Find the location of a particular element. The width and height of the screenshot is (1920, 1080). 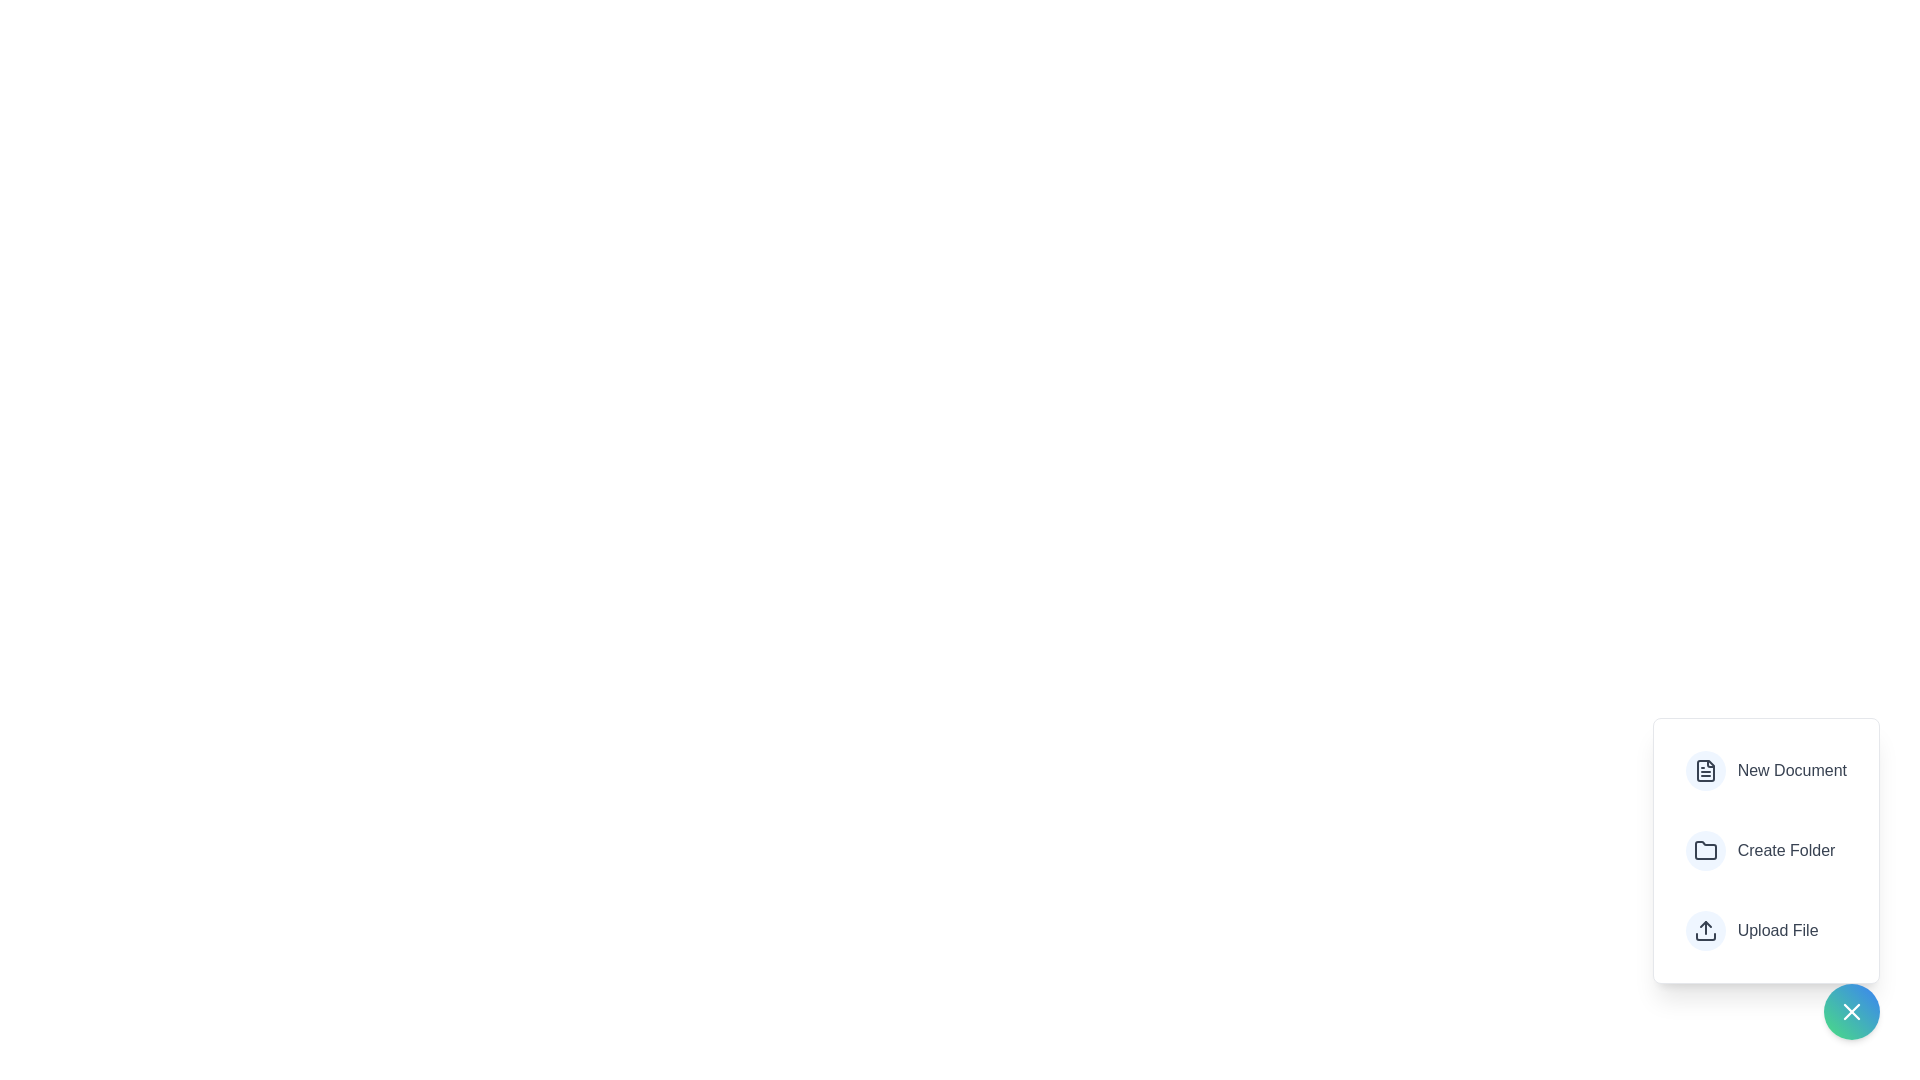

the menu option New Document by clicking on it is located at coordinates (1766, 770).